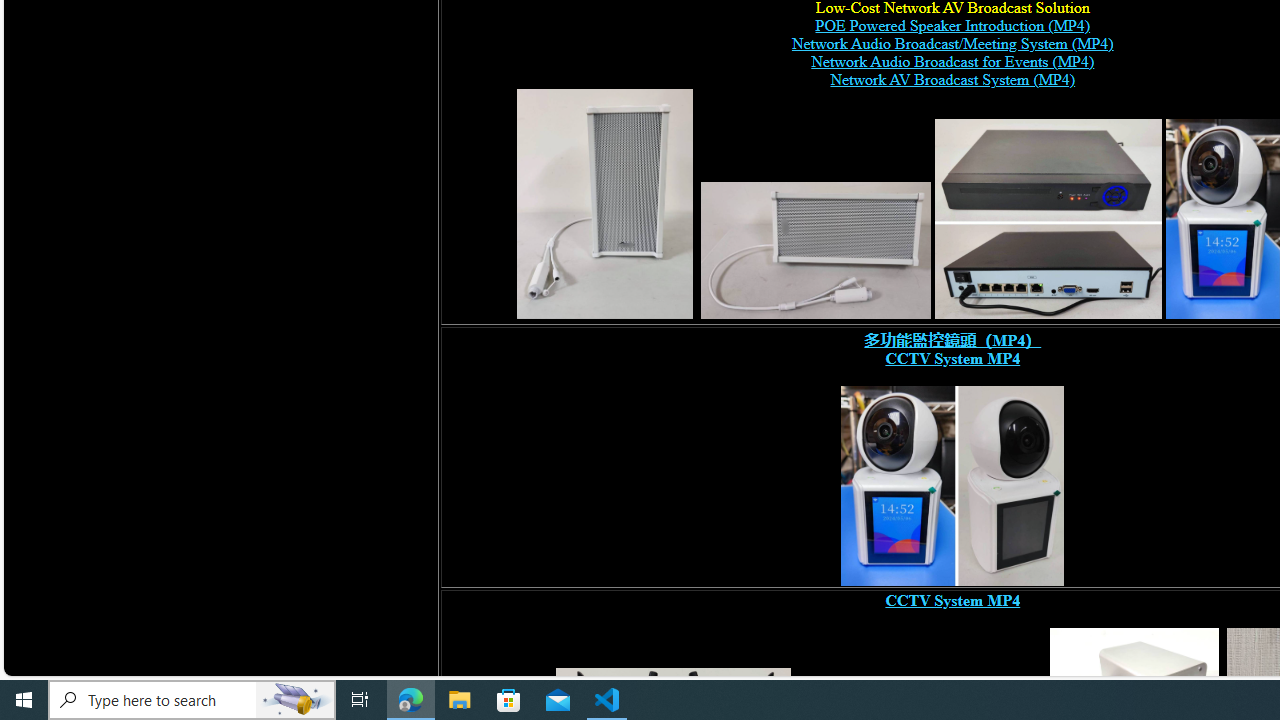  What do you see at coordinates (951, 79) in the screenshot?
I see `'Network AV Broadcast System (MP4)'` at bounding box center [951, 79].